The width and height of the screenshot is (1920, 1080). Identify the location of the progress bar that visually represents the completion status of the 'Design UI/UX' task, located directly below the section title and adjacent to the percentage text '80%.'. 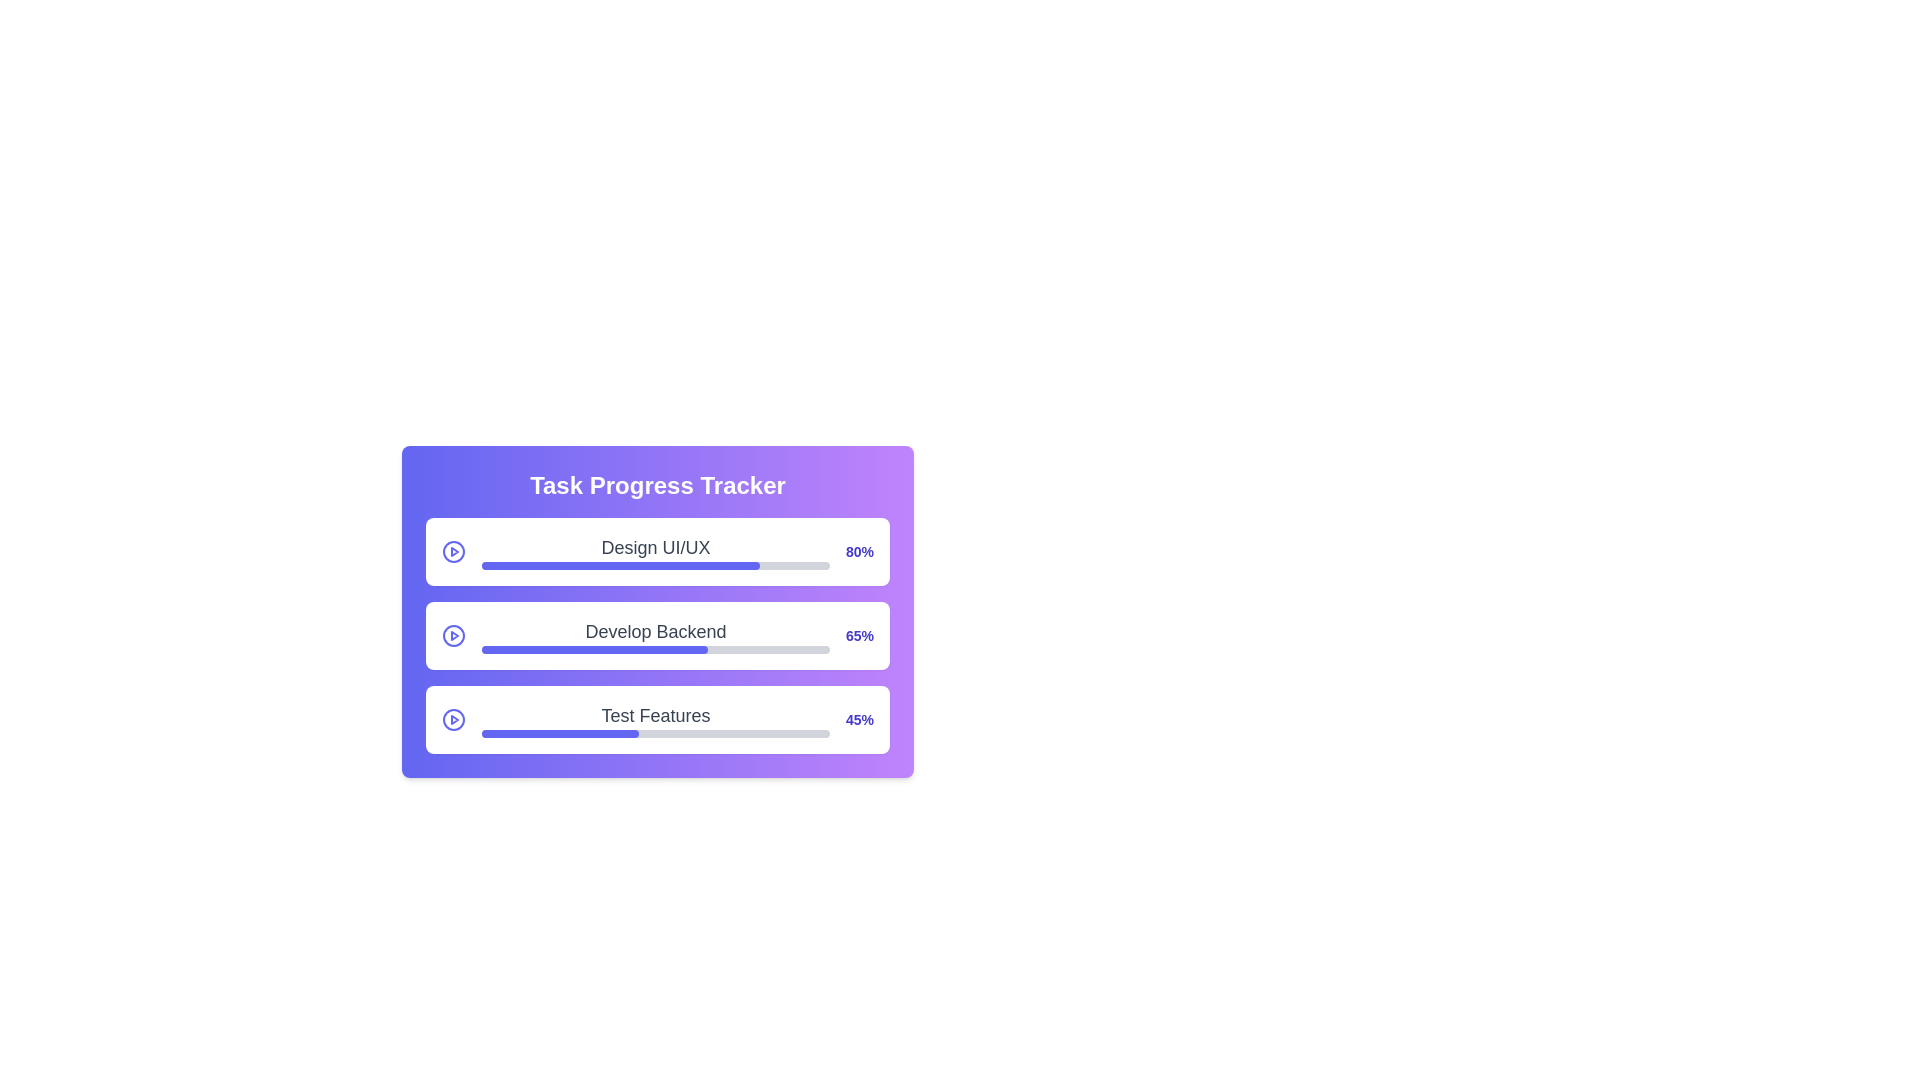
(656, 566).